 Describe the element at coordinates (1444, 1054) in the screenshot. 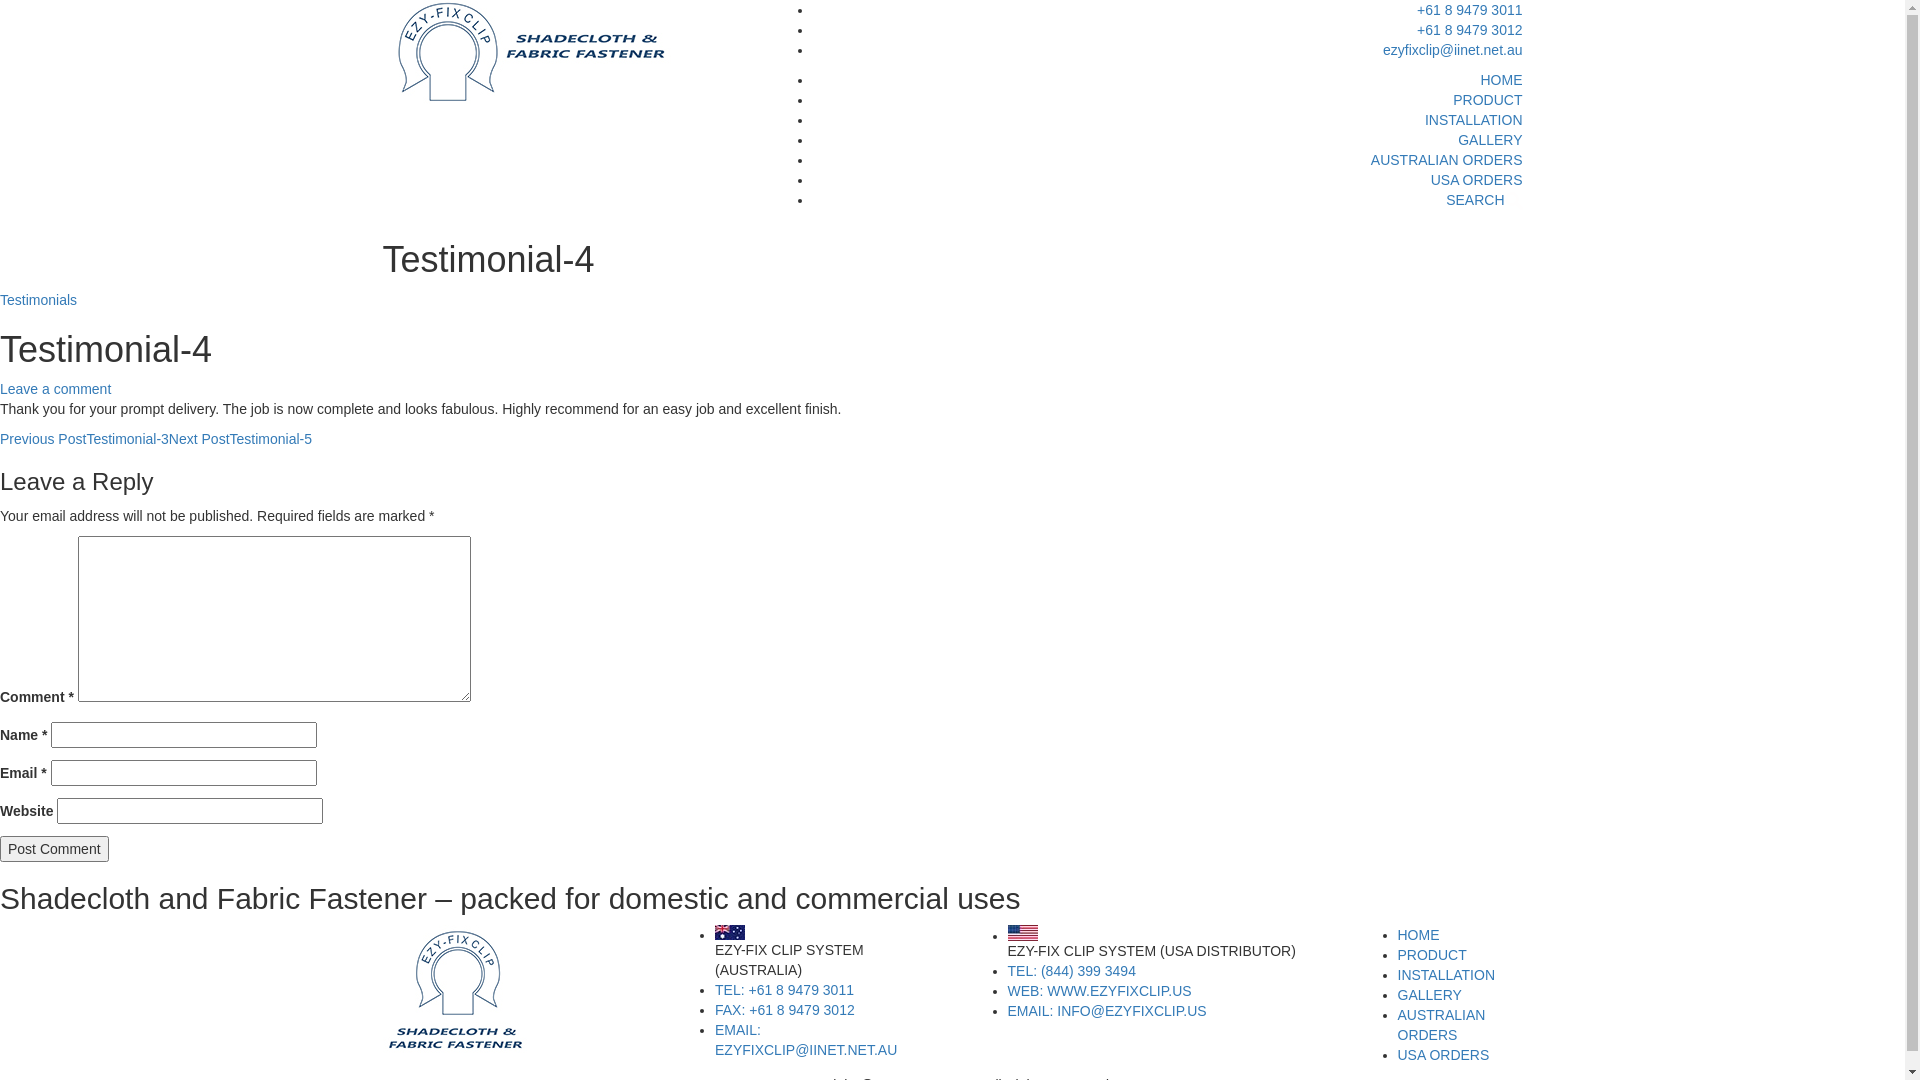

I see `'USA ORDERS'` at that location.